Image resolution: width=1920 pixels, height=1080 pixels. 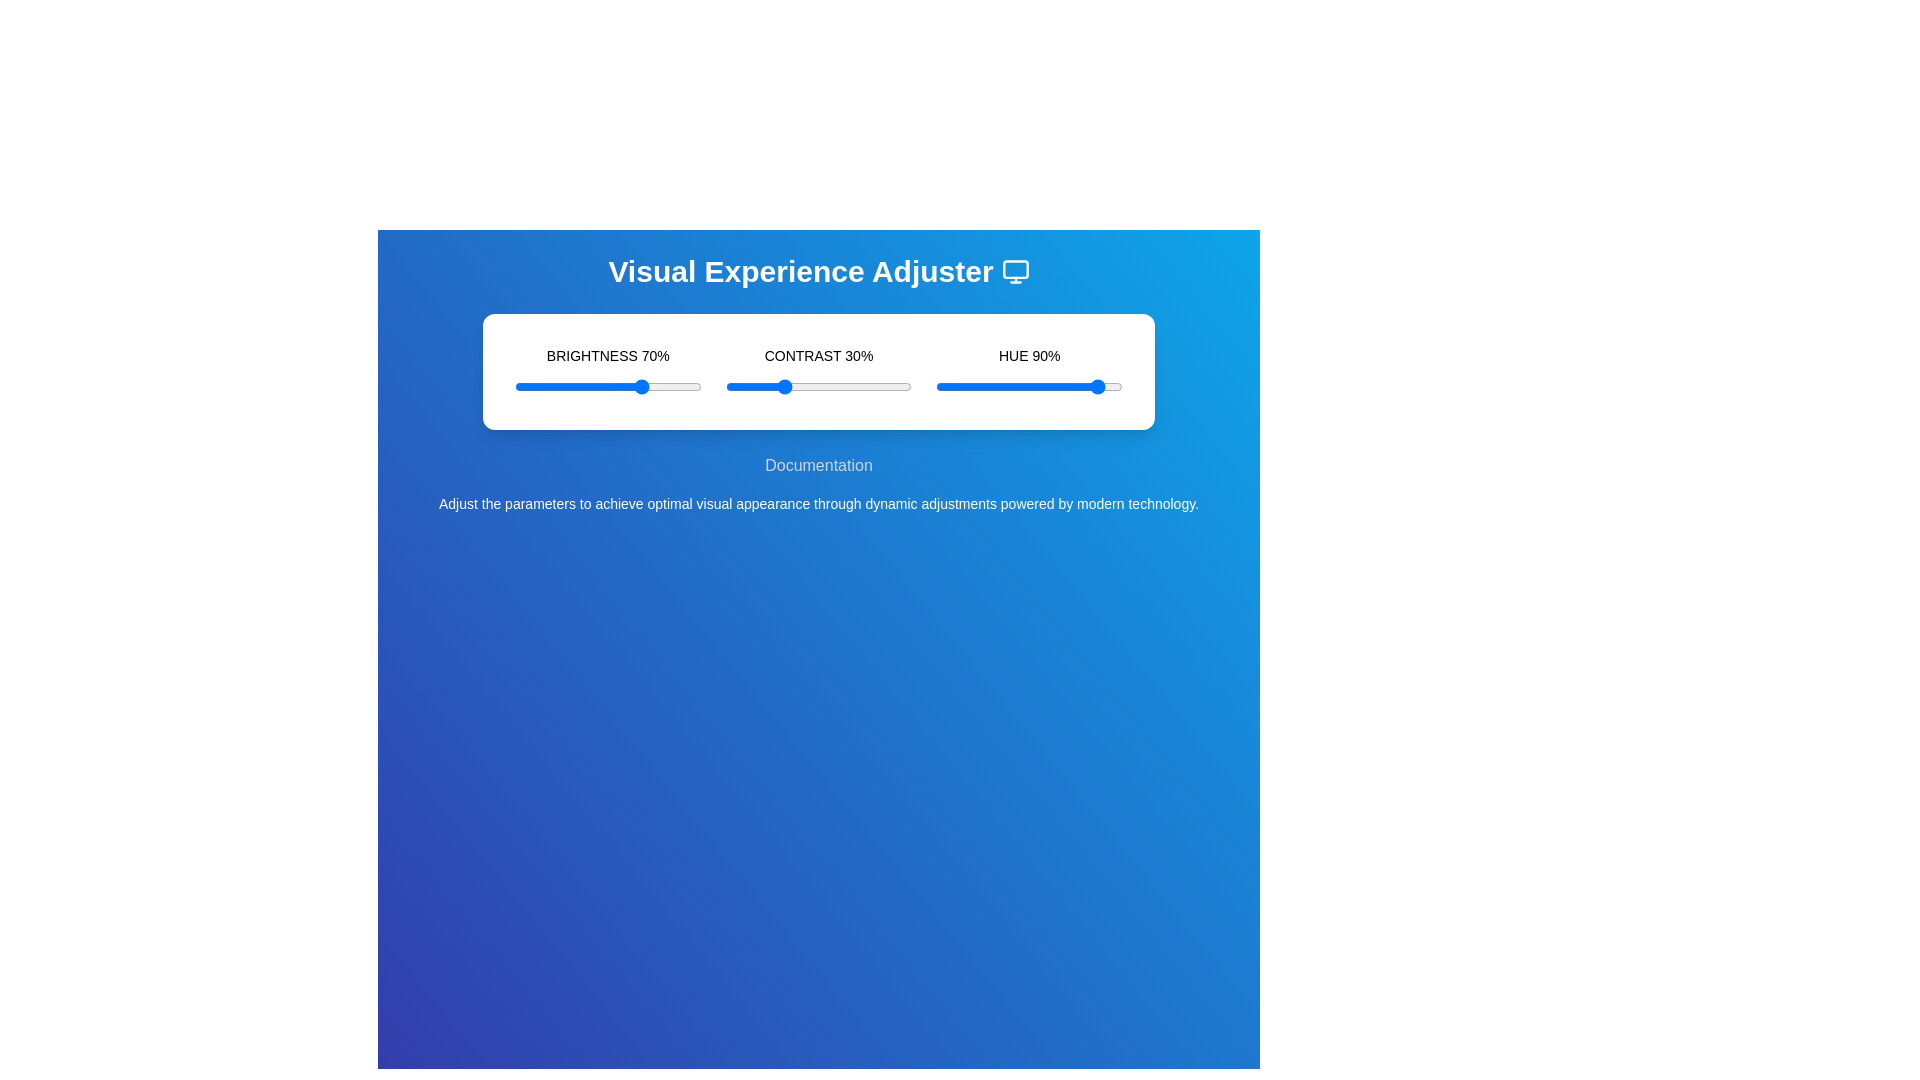 What do you see at coordinates (769, 386) in the screenshot?
I see `the contrast slider to set the contrast level to 24` at bounding box center [769, 386].